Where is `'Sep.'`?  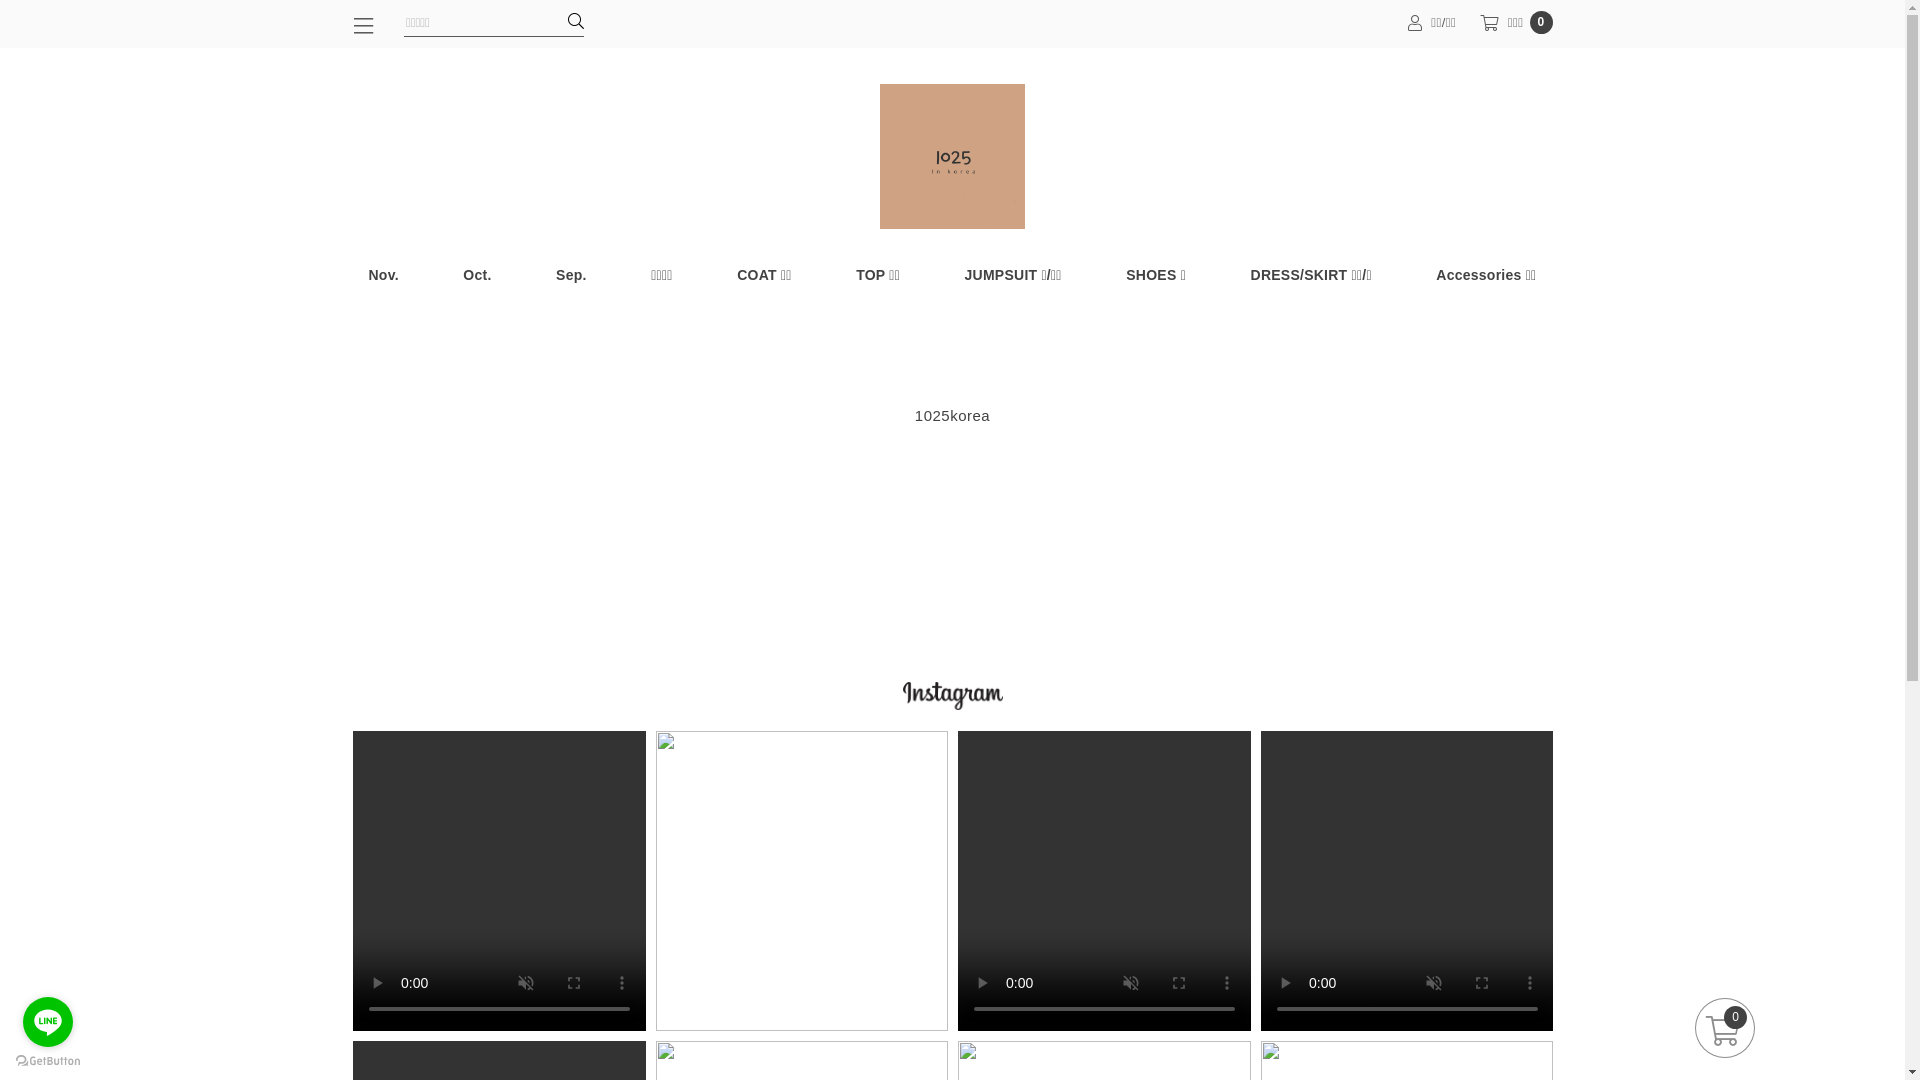
'Sep.' is located at coordinates (539, 275).